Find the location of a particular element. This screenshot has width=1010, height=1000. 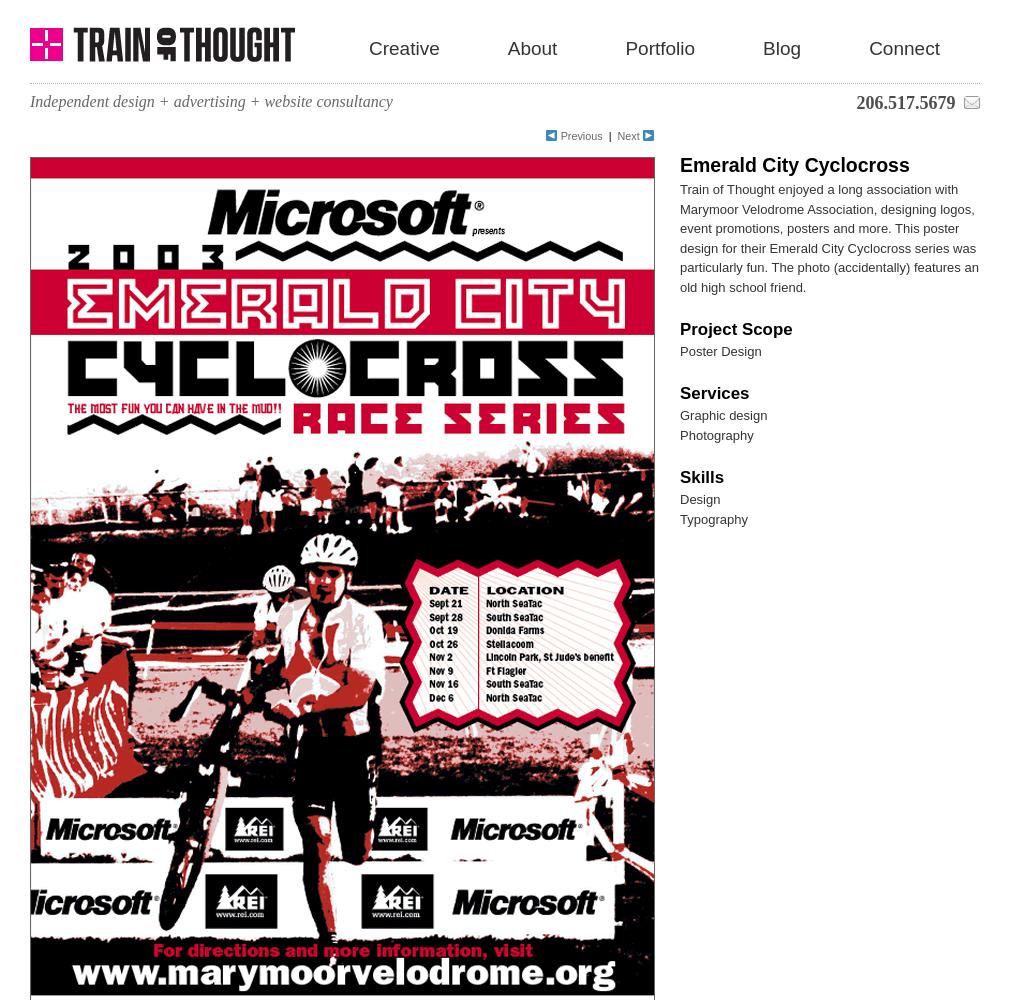

'Photography' is located at coordinates (715, 434).